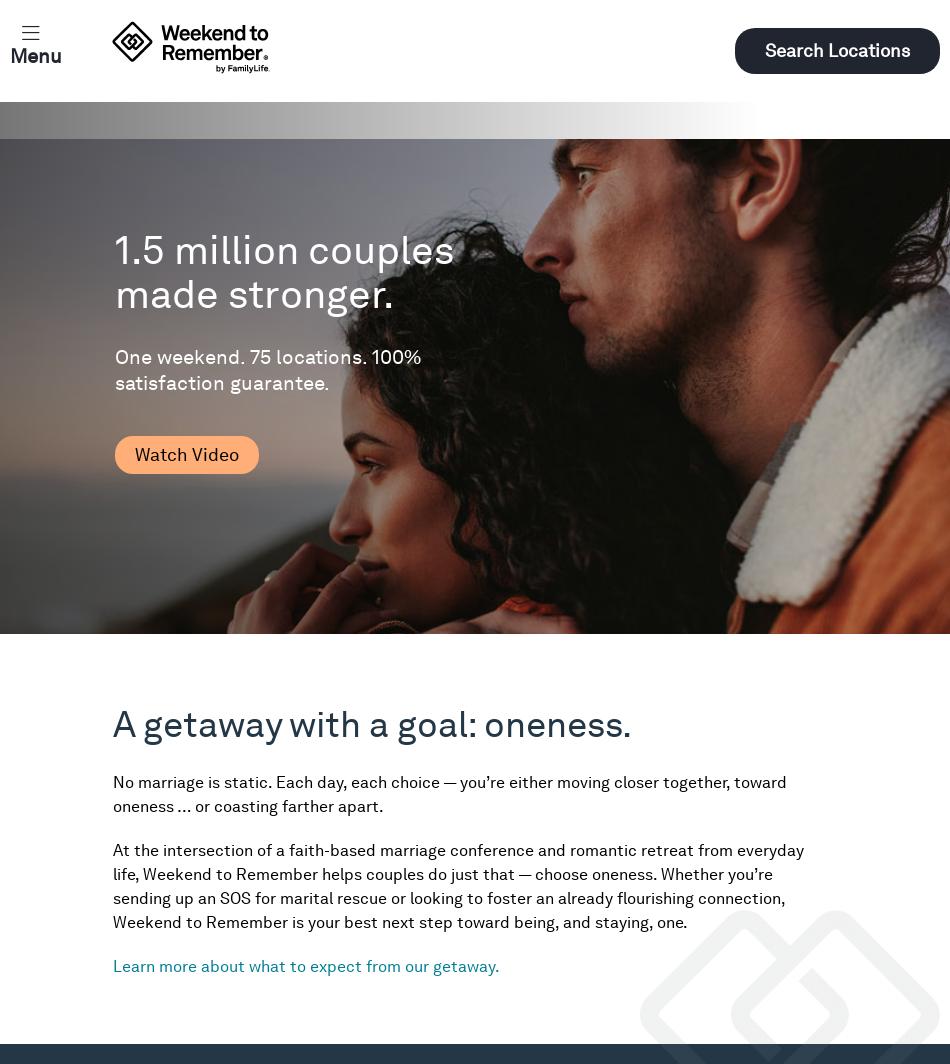 The height and width of the screenshot is (1064, 950). What do you see at coordinates (36, 55) in the screenshot?
I see `'Menu'` at bounding box center [36, 55].